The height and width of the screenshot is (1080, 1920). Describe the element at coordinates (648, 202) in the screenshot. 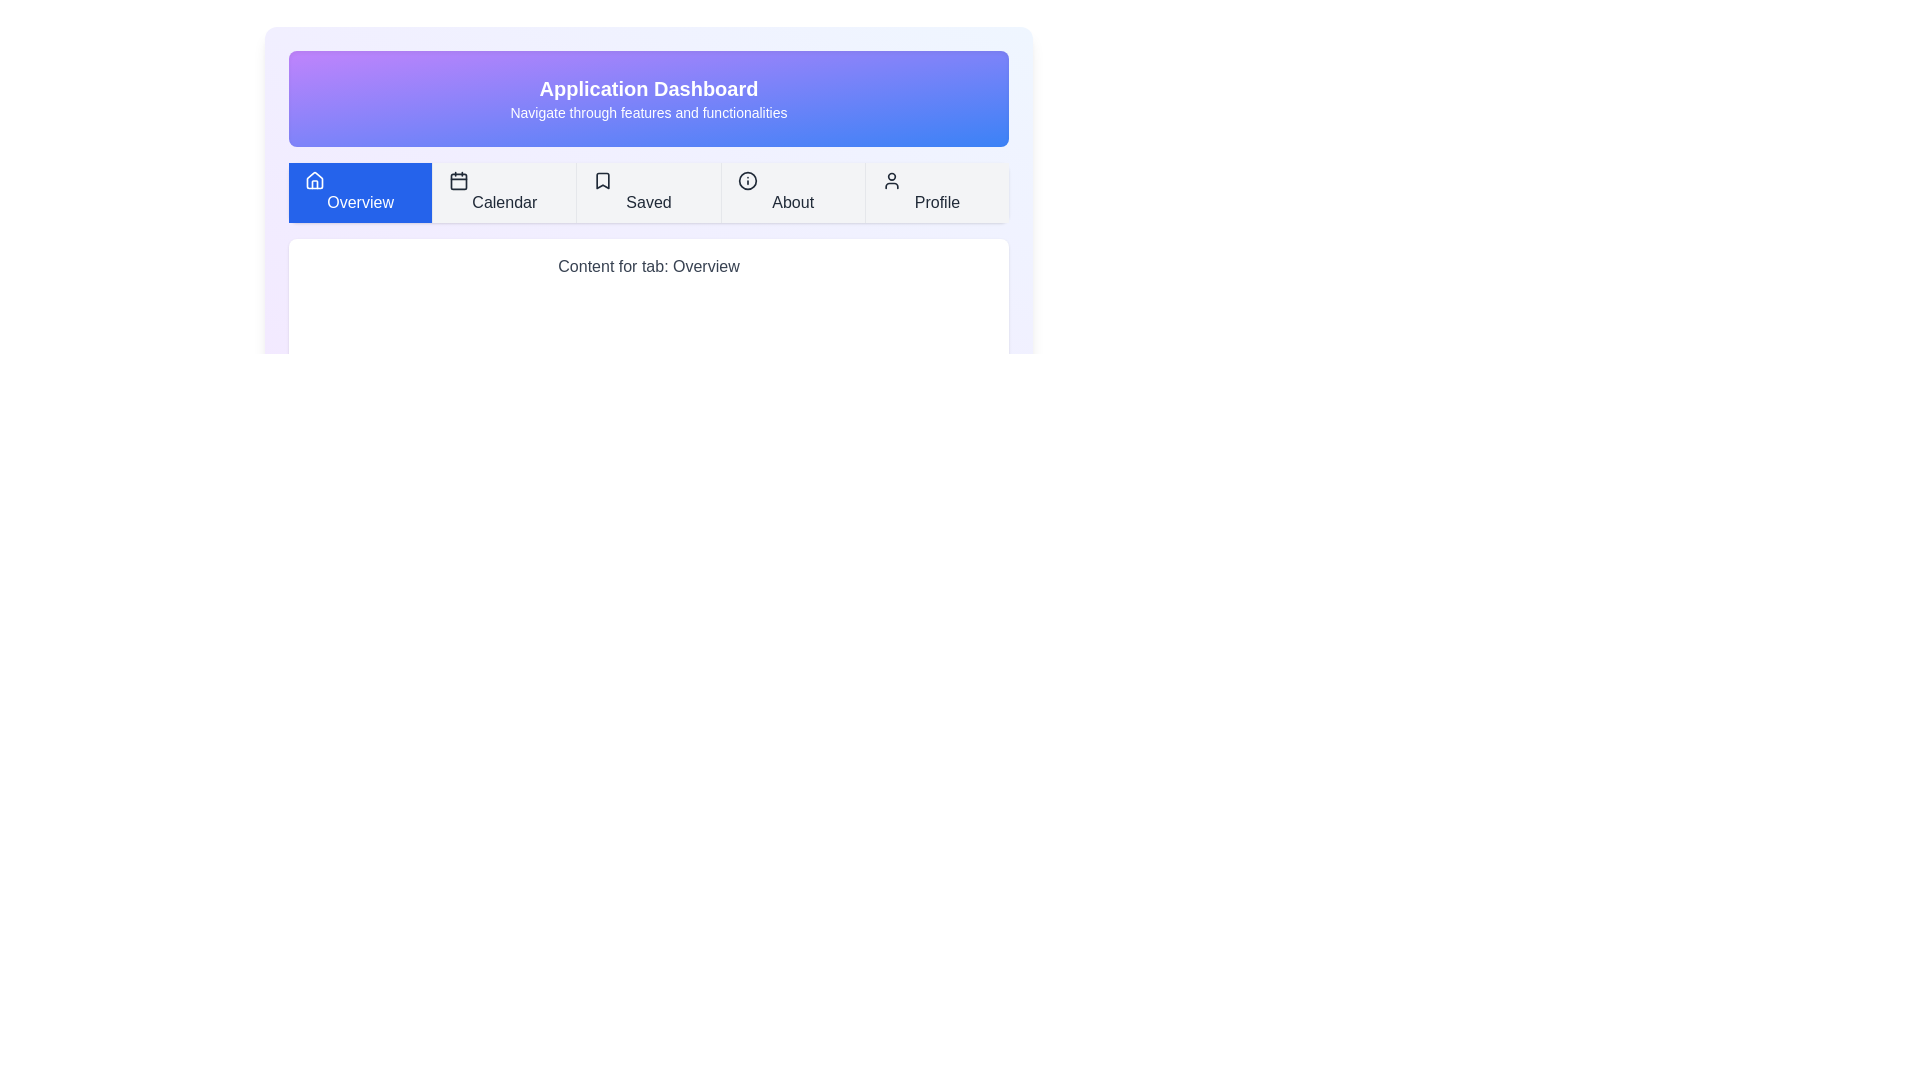

I see `the Text label indicating the context for the saved items tab, which is the third item from the left in the navigation bar` at that location.